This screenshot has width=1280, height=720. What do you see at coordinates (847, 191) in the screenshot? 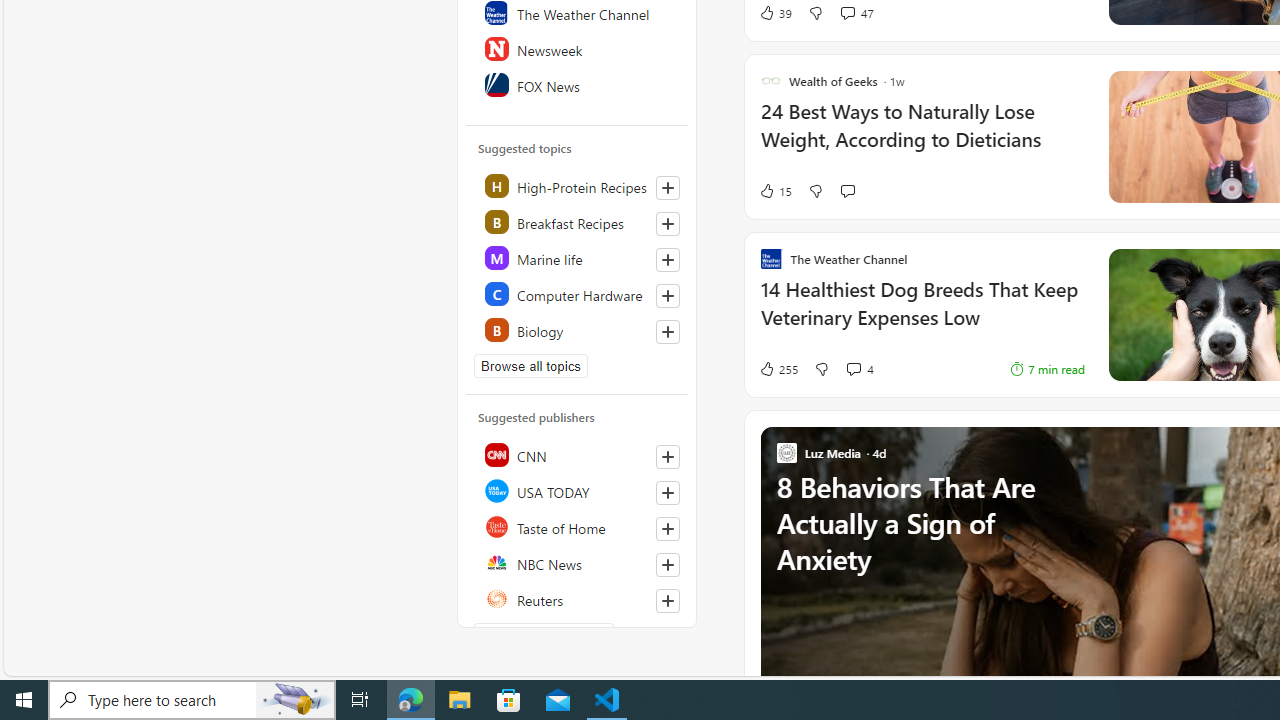
I see `'Start the conversation'` at bounding box center [847, 191].